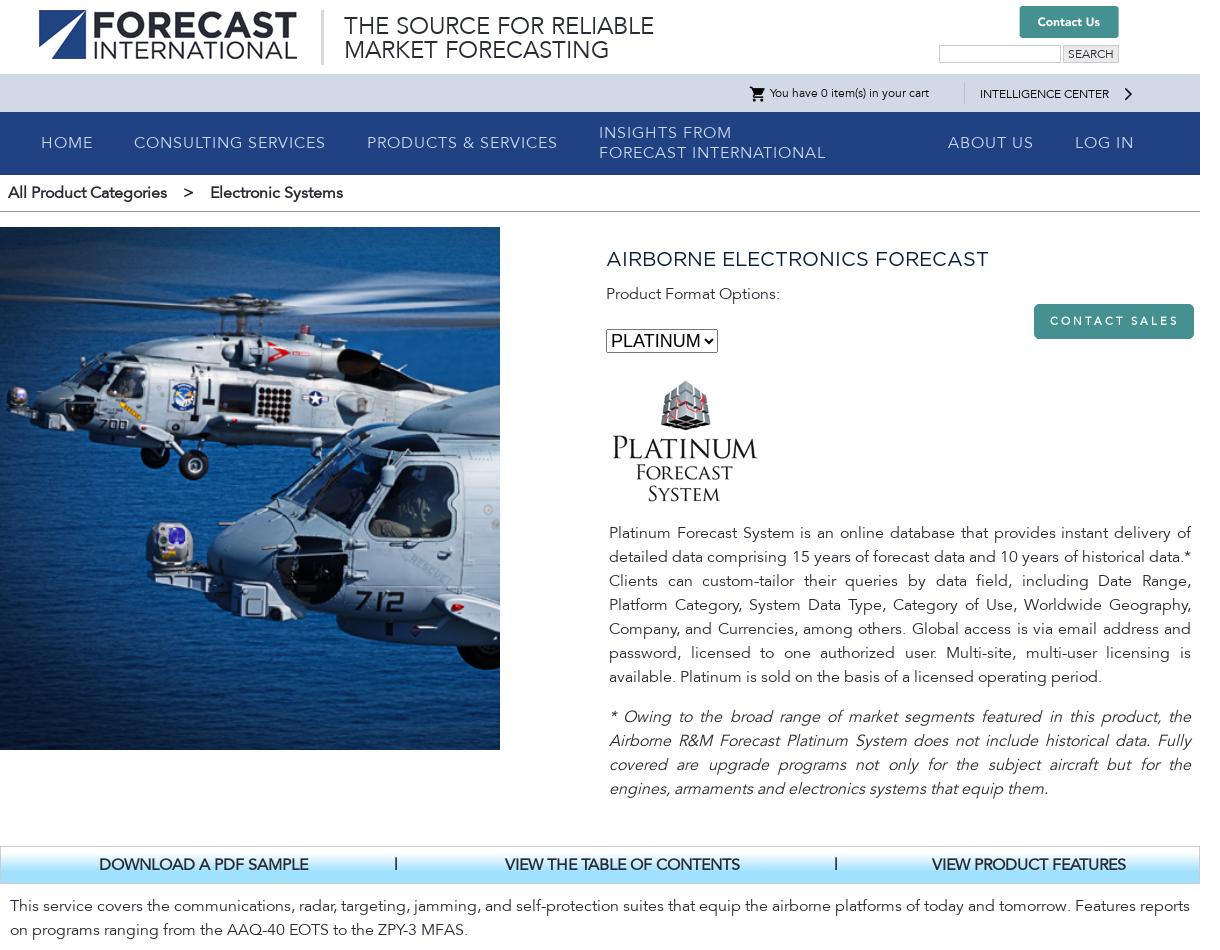 Image resolution: width=1220 pixels, height=950 pixels. What do you see at coordinates (147, 310) in the screenshot?
I see `'Airborne Electro-Optical Systems'` at bounding box center [147, 310].